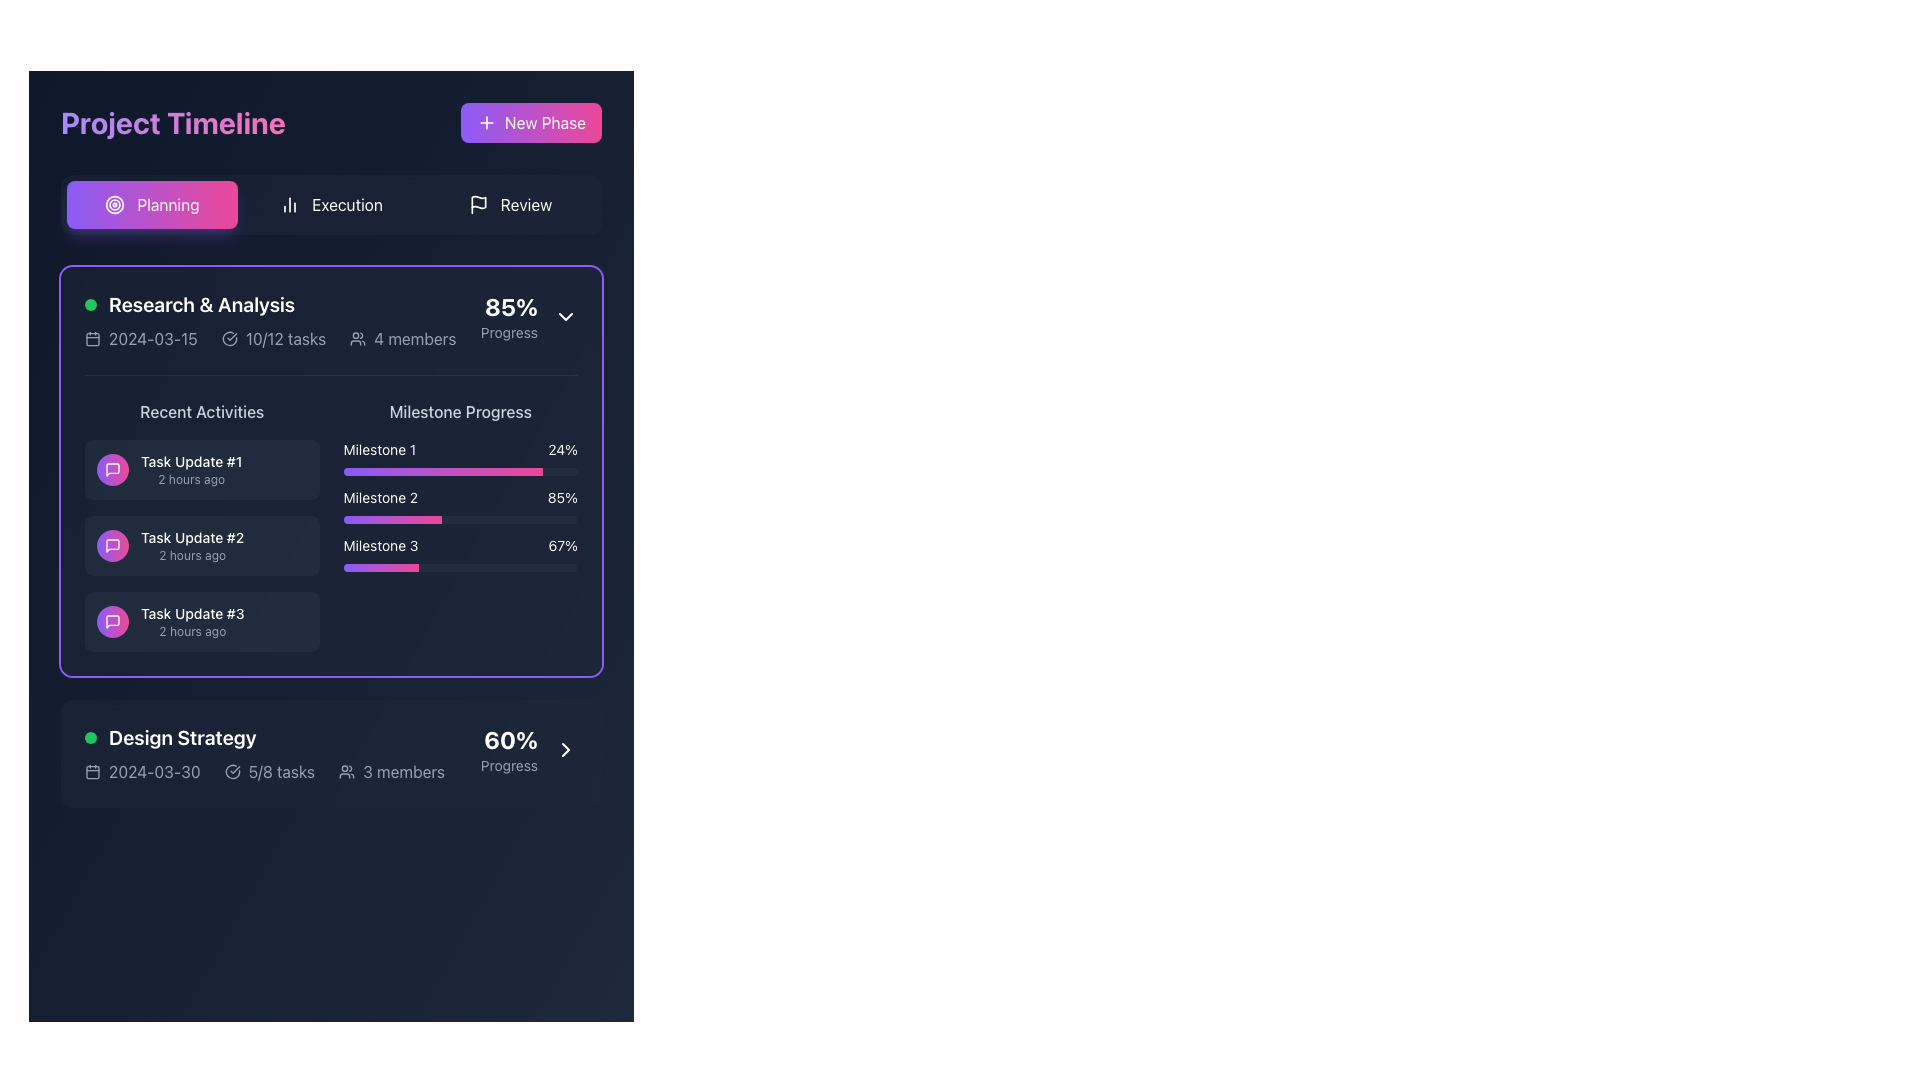 The image size is (1920, 1080). Describe the element at coordinates (414, 338) in the screenshot. I see `the Text label displaying the number of members linked to the current project or task, located within the 'Research & Analysis' section` at that location.